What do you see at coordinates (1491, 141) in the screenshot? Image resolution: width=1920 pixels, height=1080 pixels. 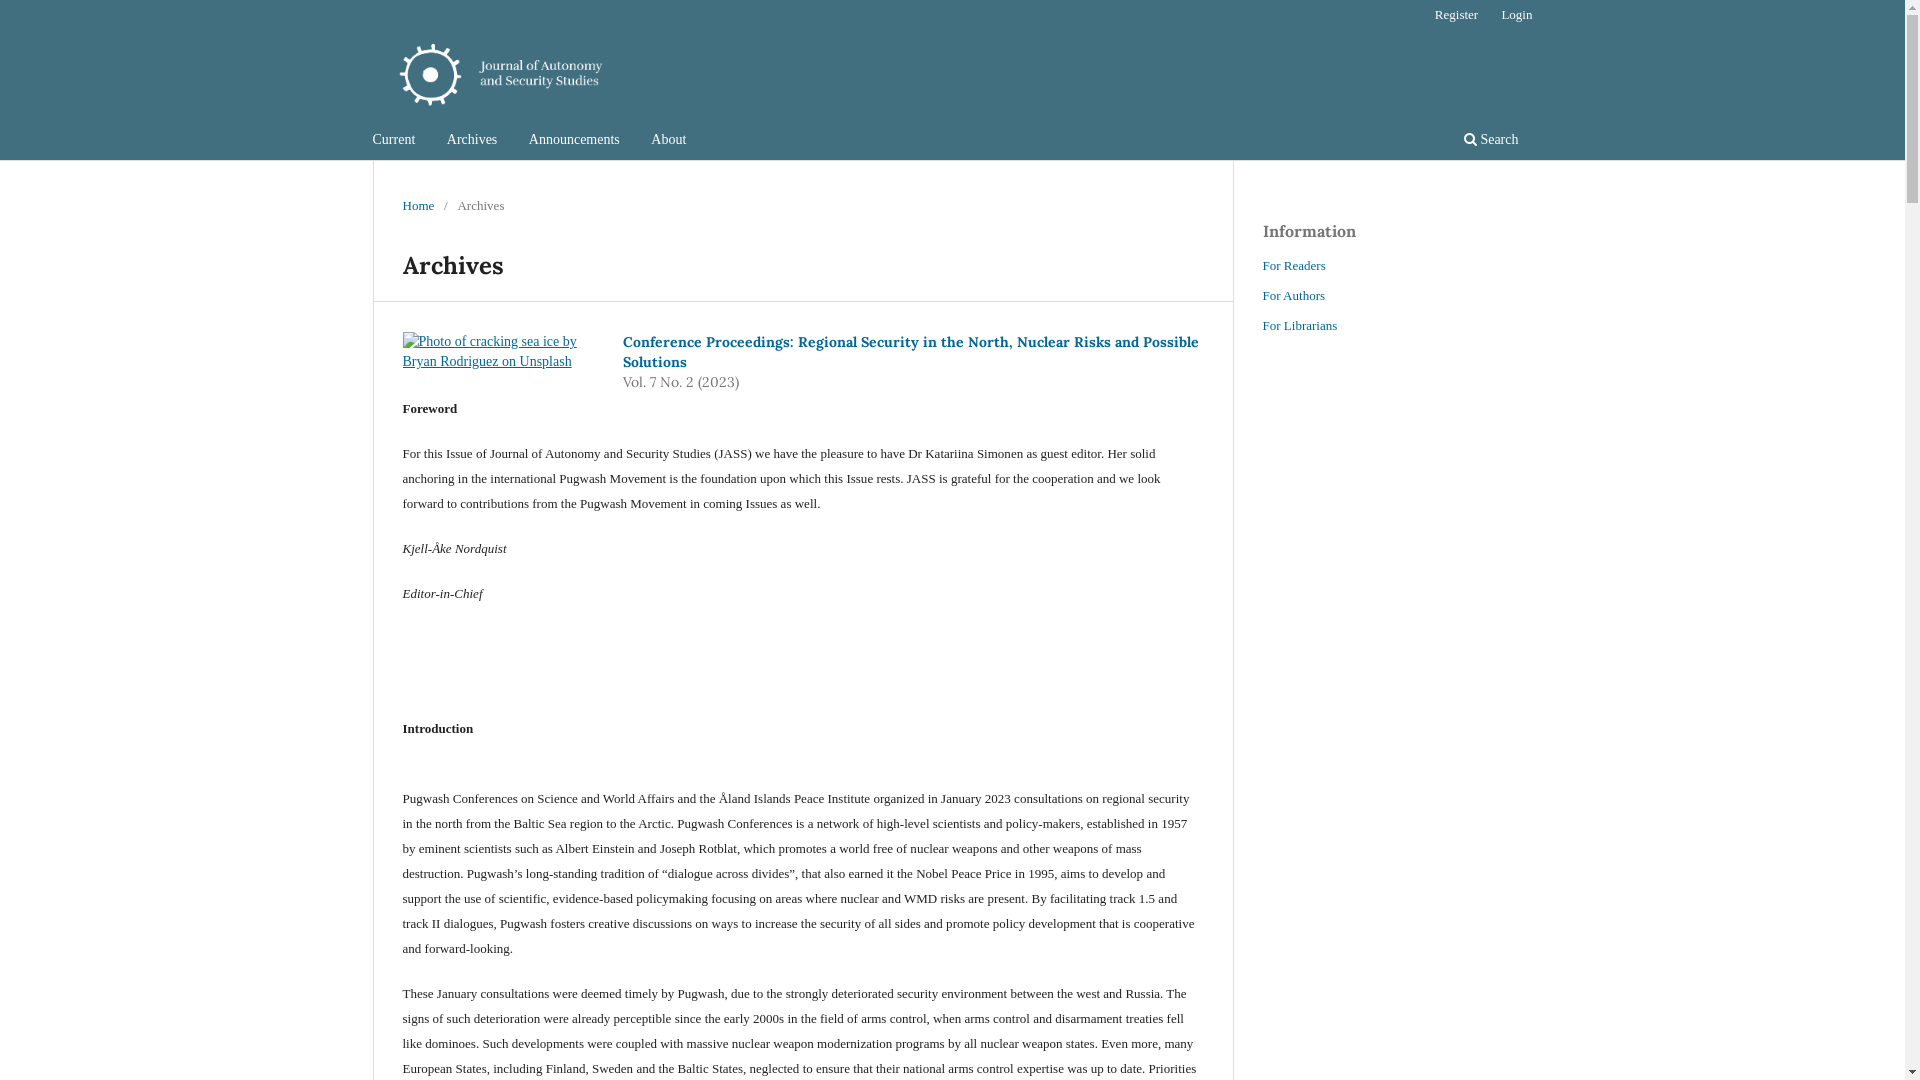 I see `'Search'` at bounding box center [1491, 141].